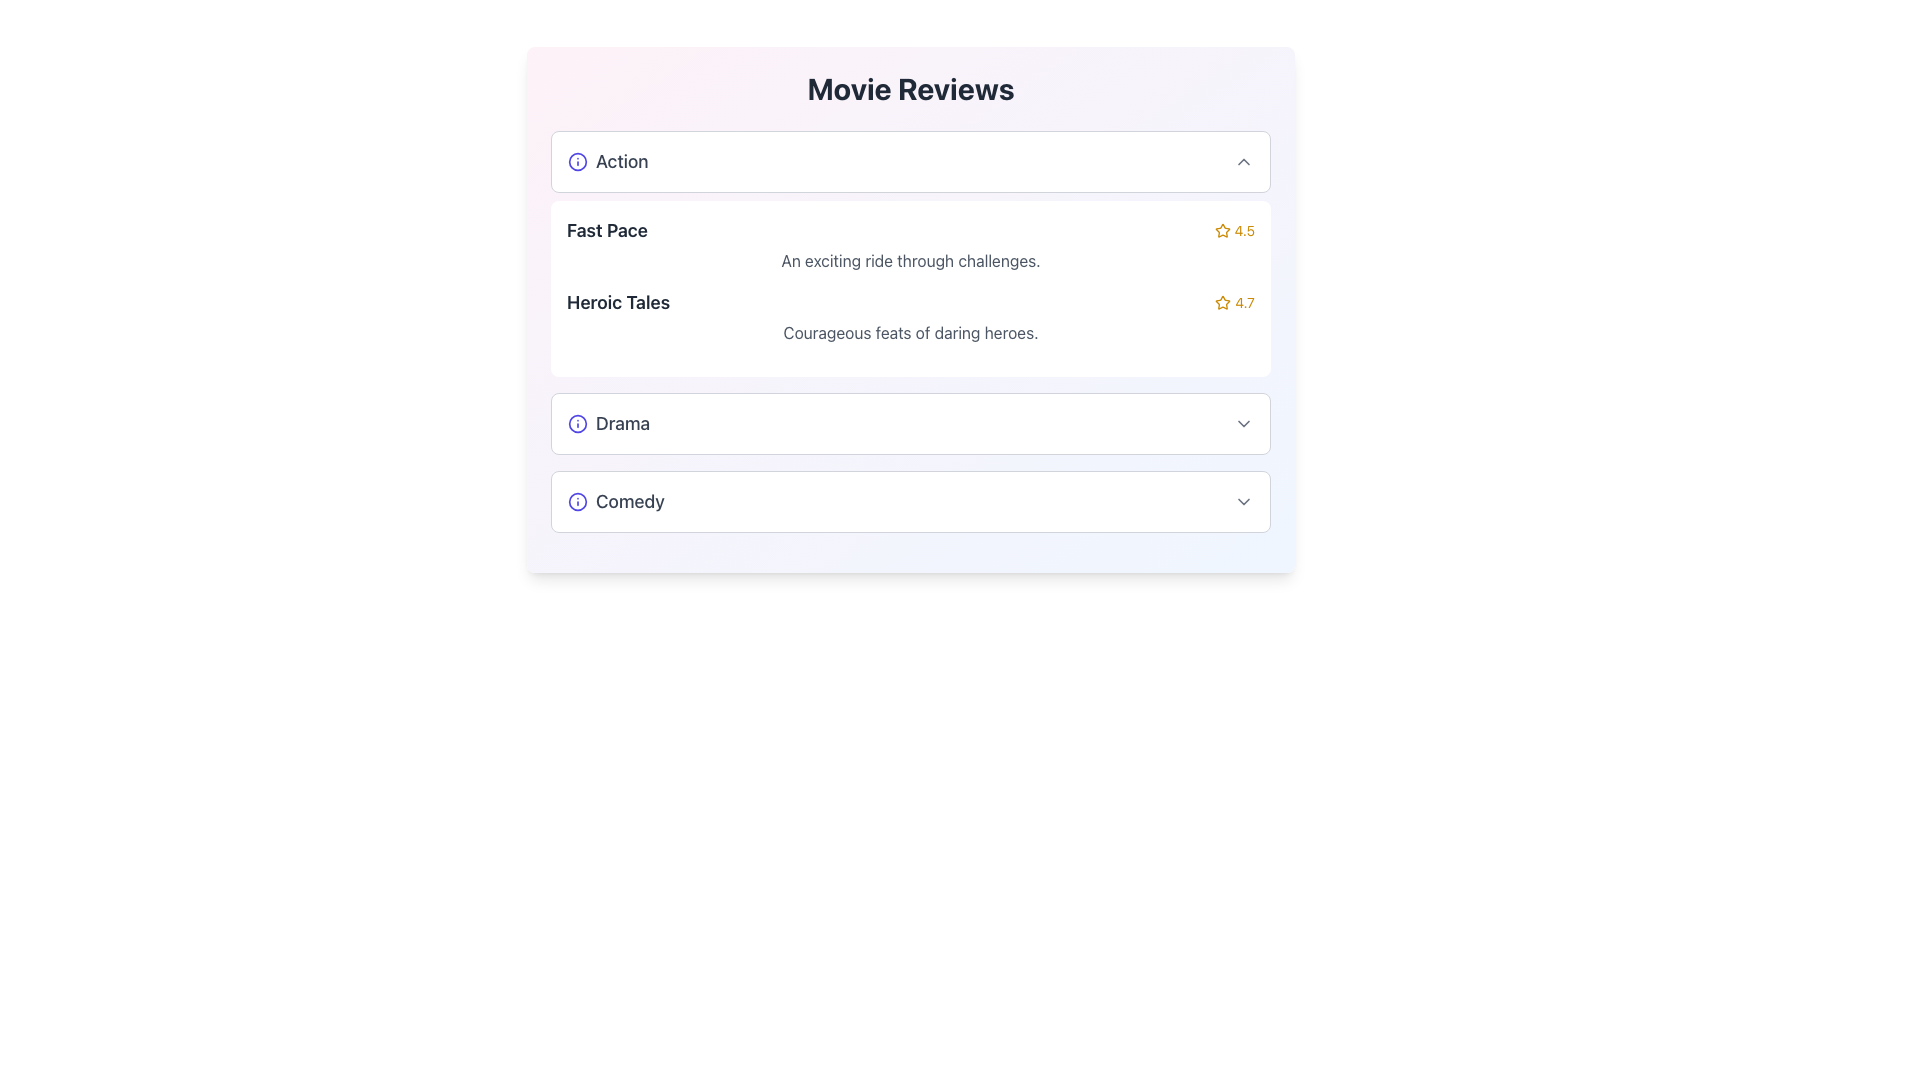 Image resolution: width=1920 pixels, height=1080 pixels. What do you see at coordinates (576, 500) in the screenshot?
I see `the circular information icon with a blue outline located to the left of the text 'Comedy' in the collapsible section of the 'Movie Reviews' interface for more information` at bounding box center [576, 500].